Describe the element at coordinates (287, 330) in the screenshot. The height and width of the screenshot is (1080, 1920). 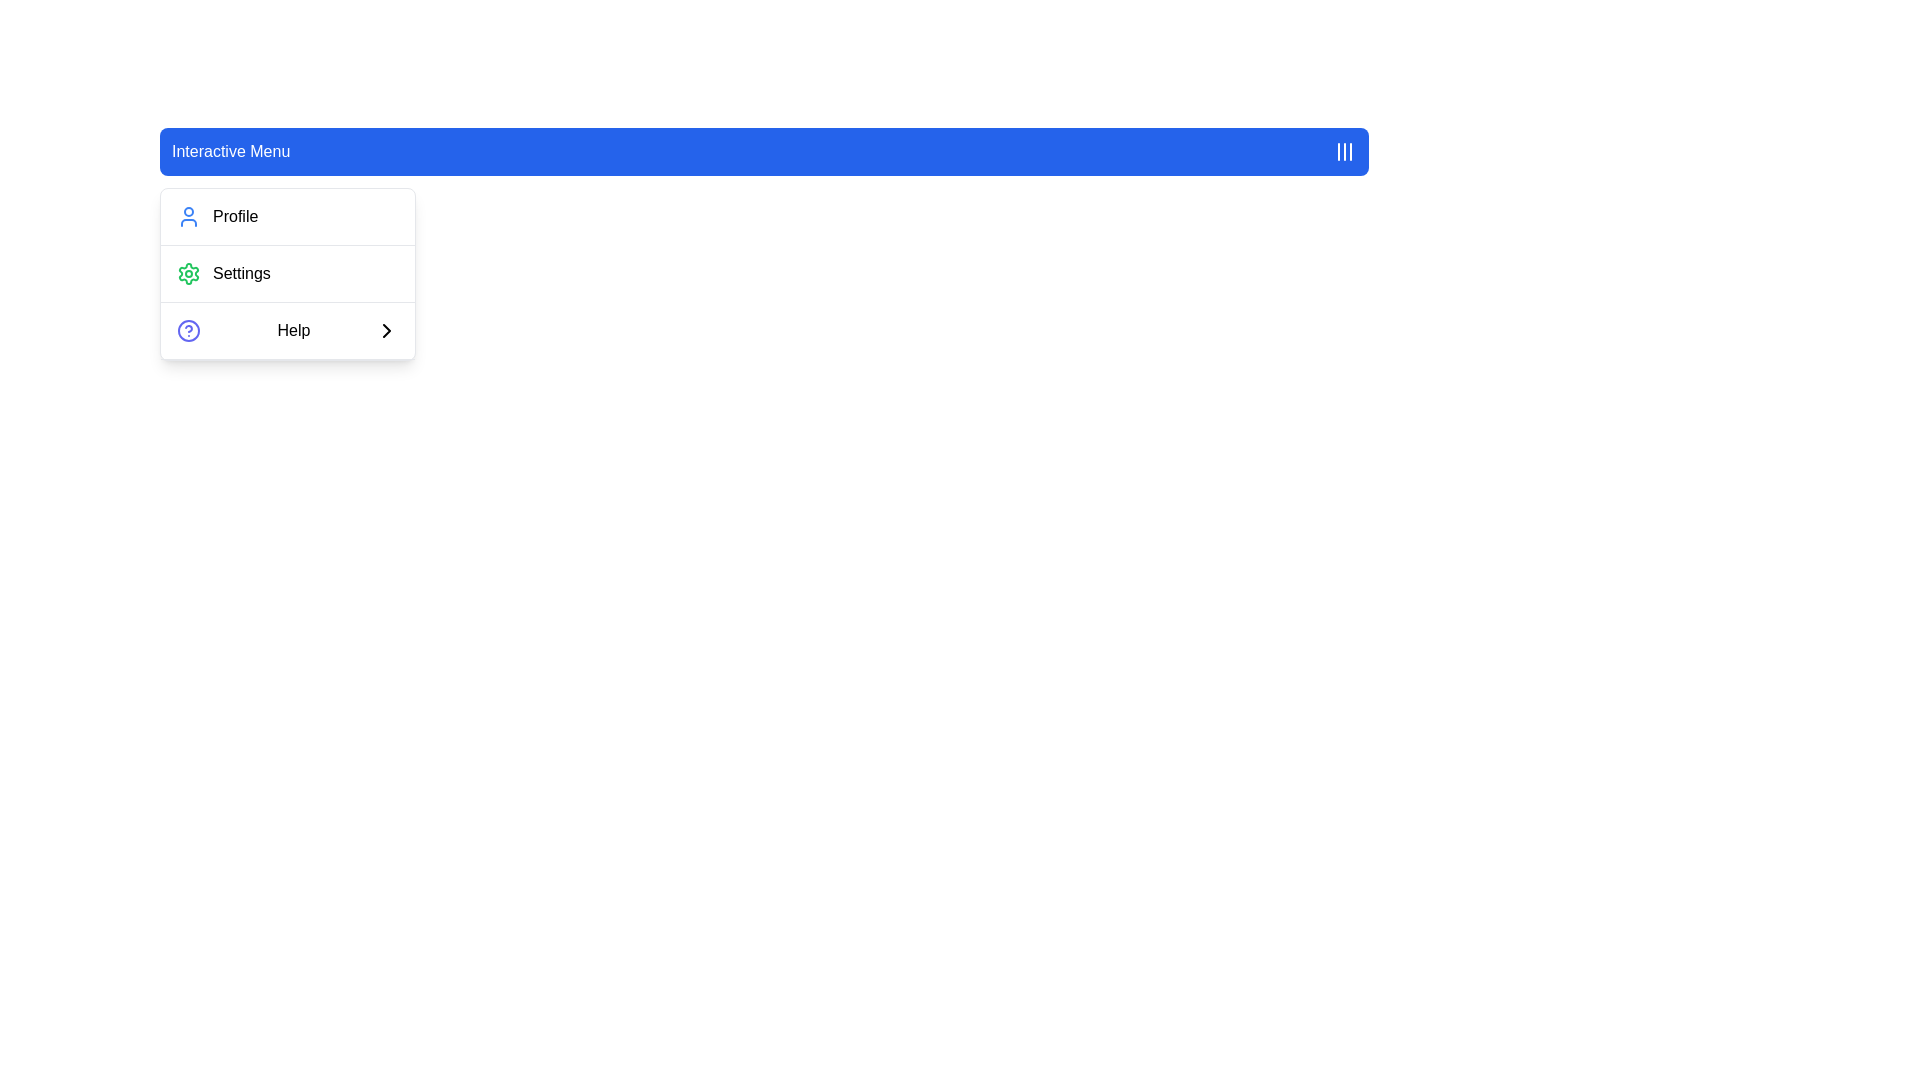
I see `the 'Help' menu item, which is the third item in the dropdown menu` at that location.